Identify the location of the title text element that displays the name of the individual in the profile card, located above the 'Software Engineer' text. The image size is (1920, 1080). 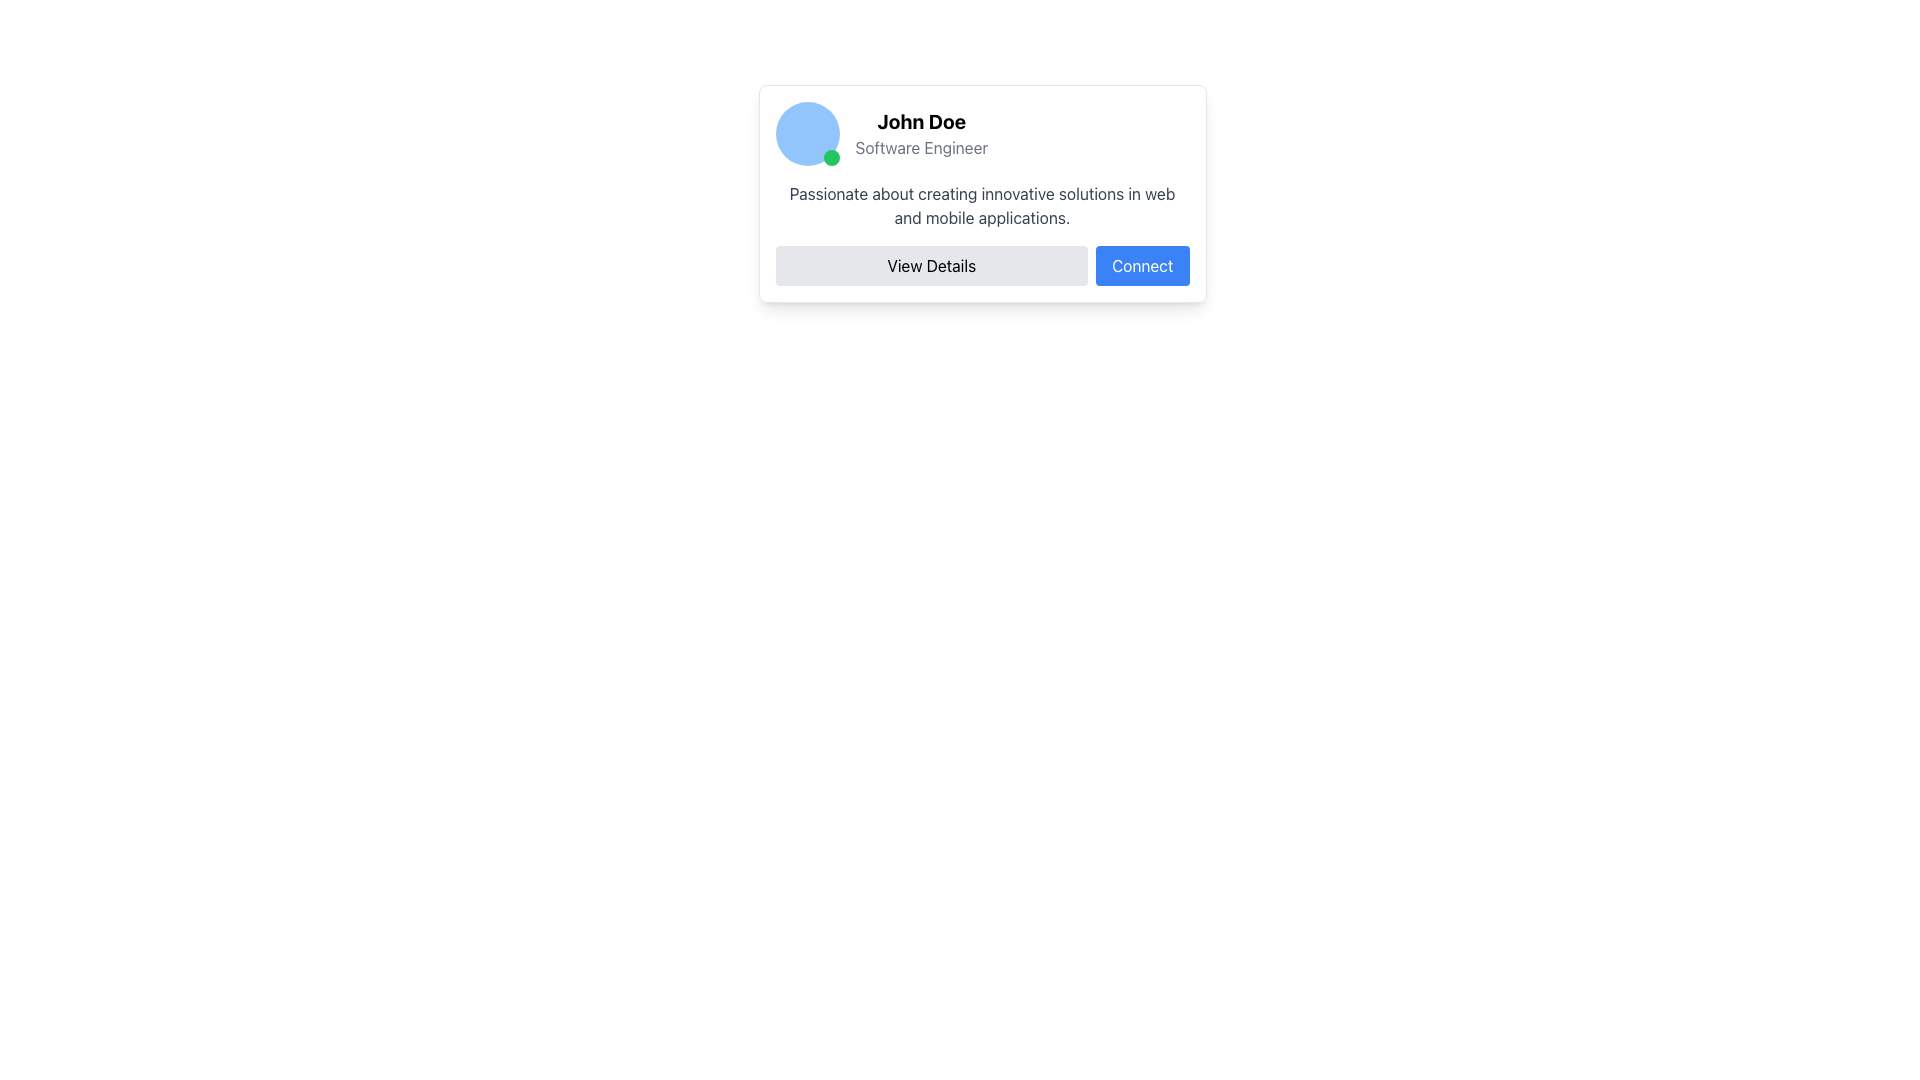
(920, 122).